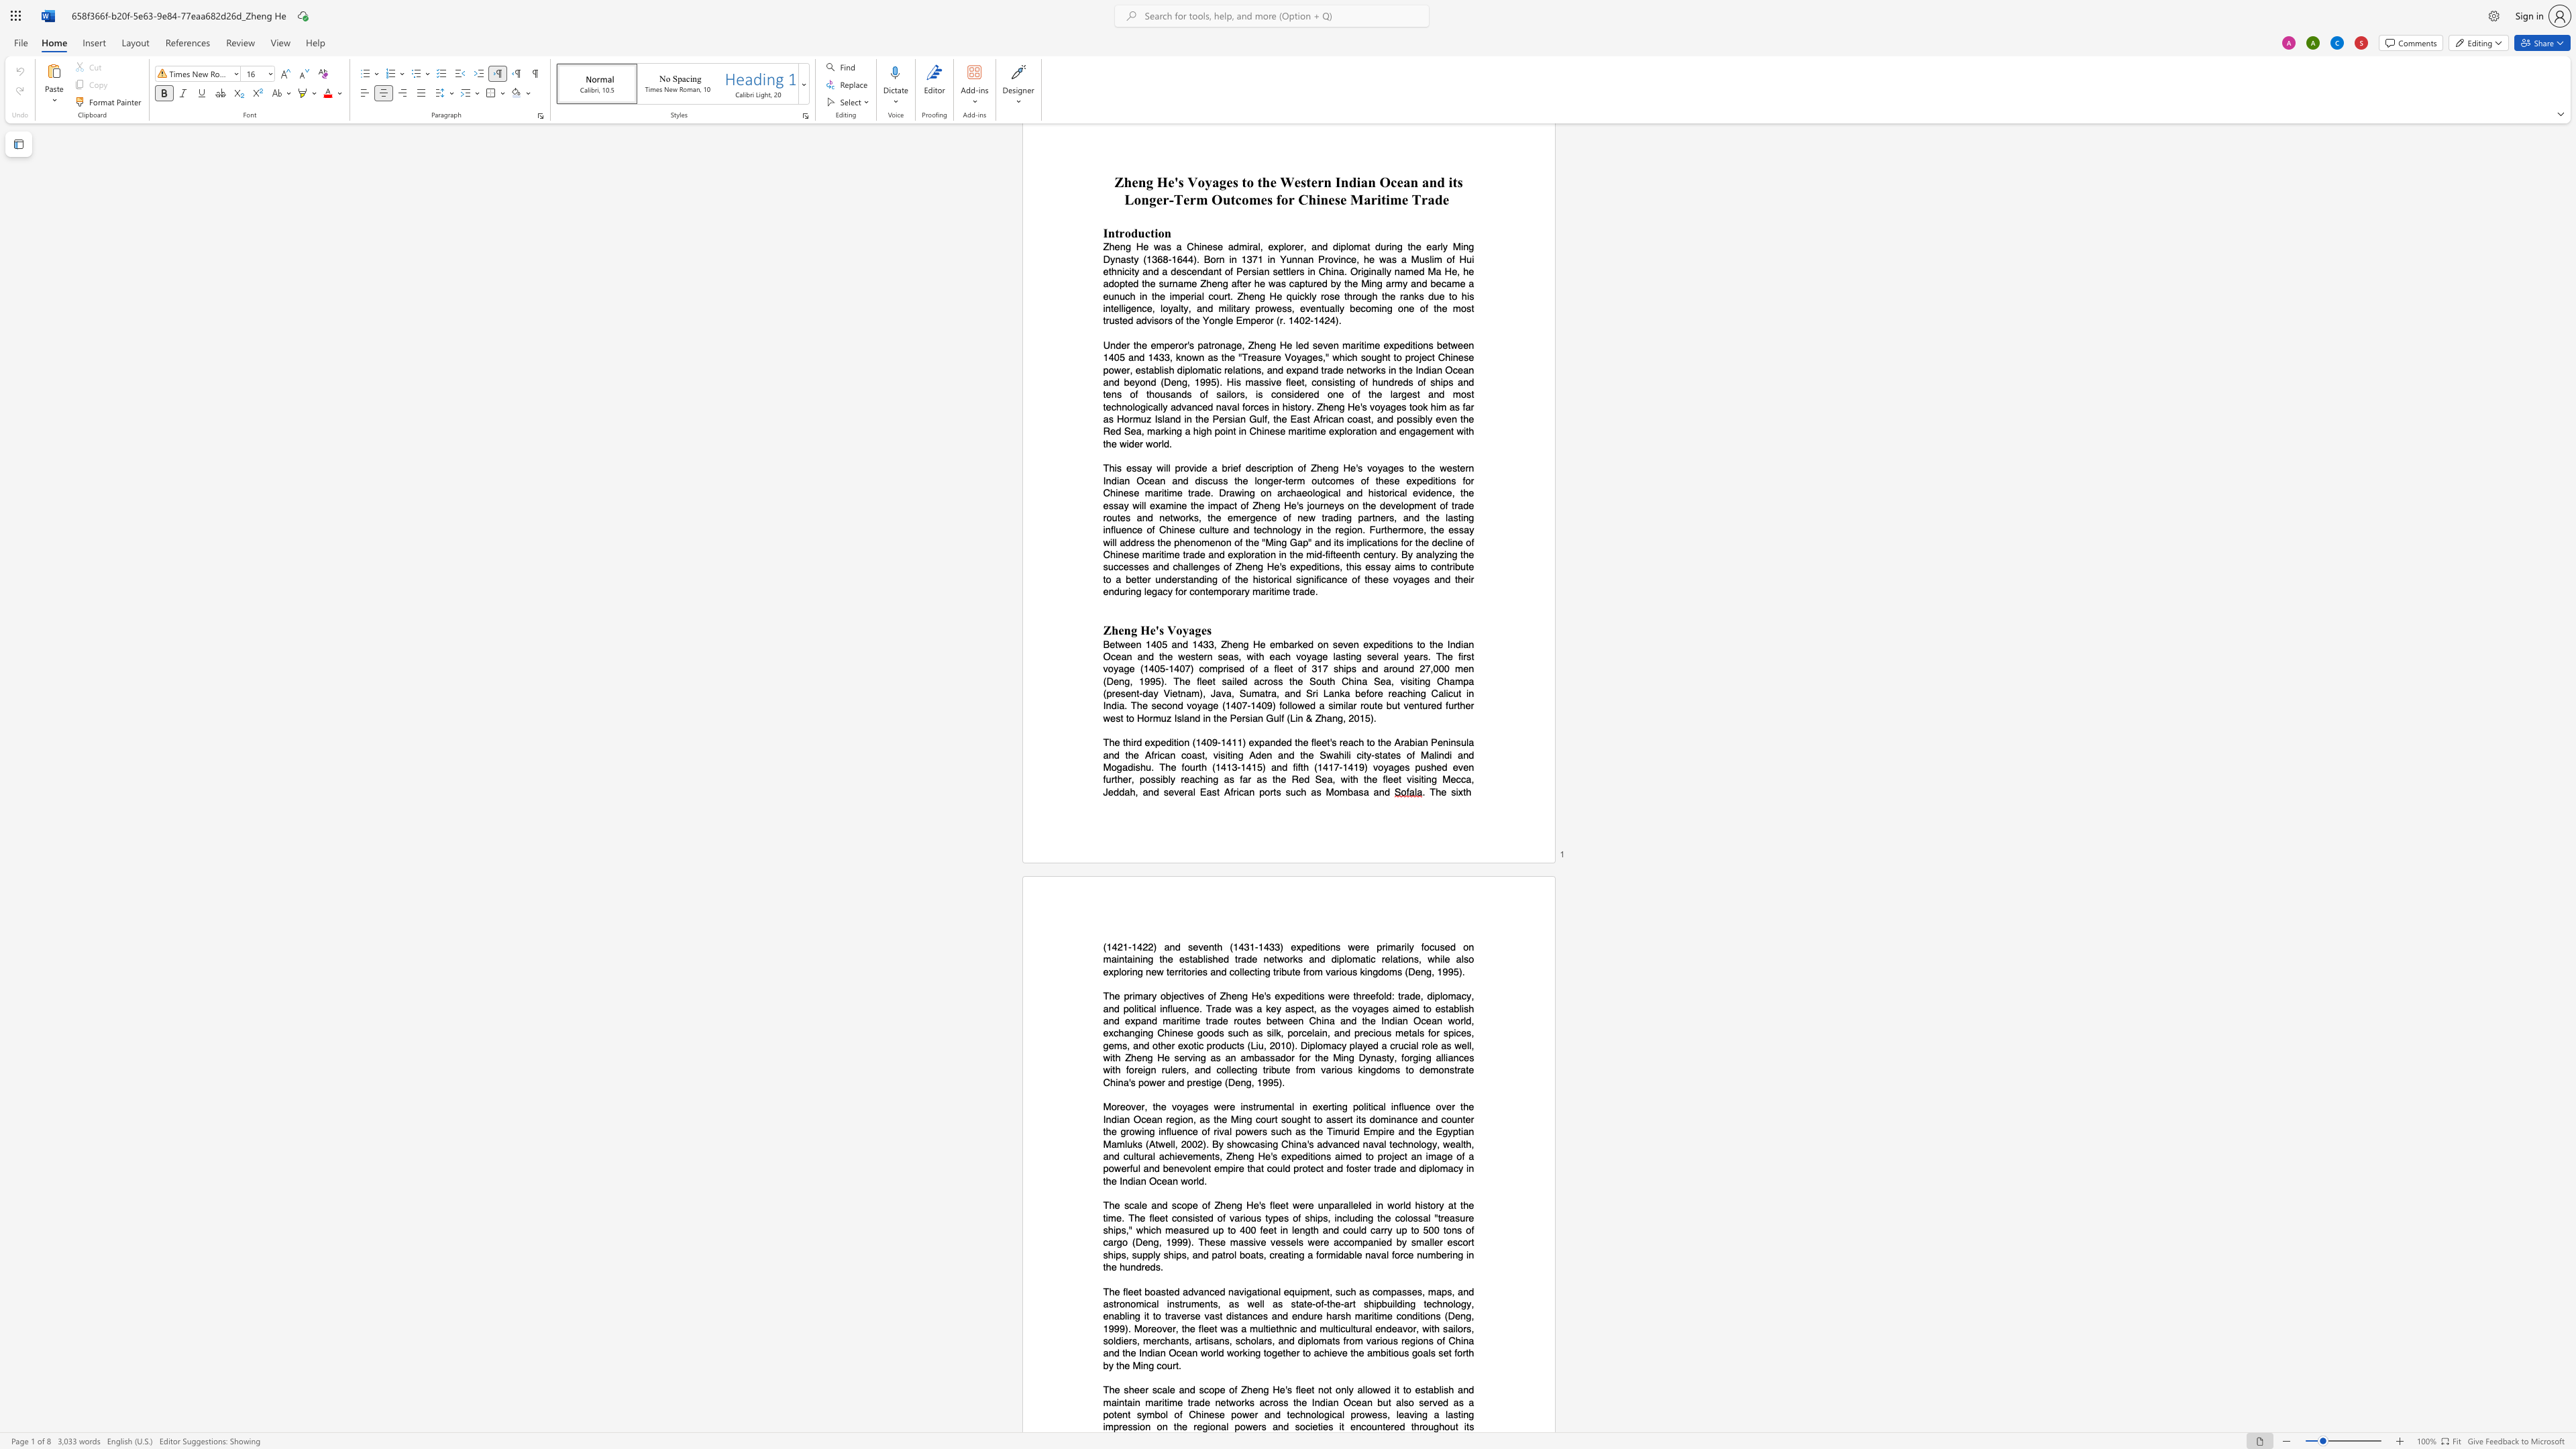  I want to click on the subset text "red" within the text "encountered", so click(1389, 1426).